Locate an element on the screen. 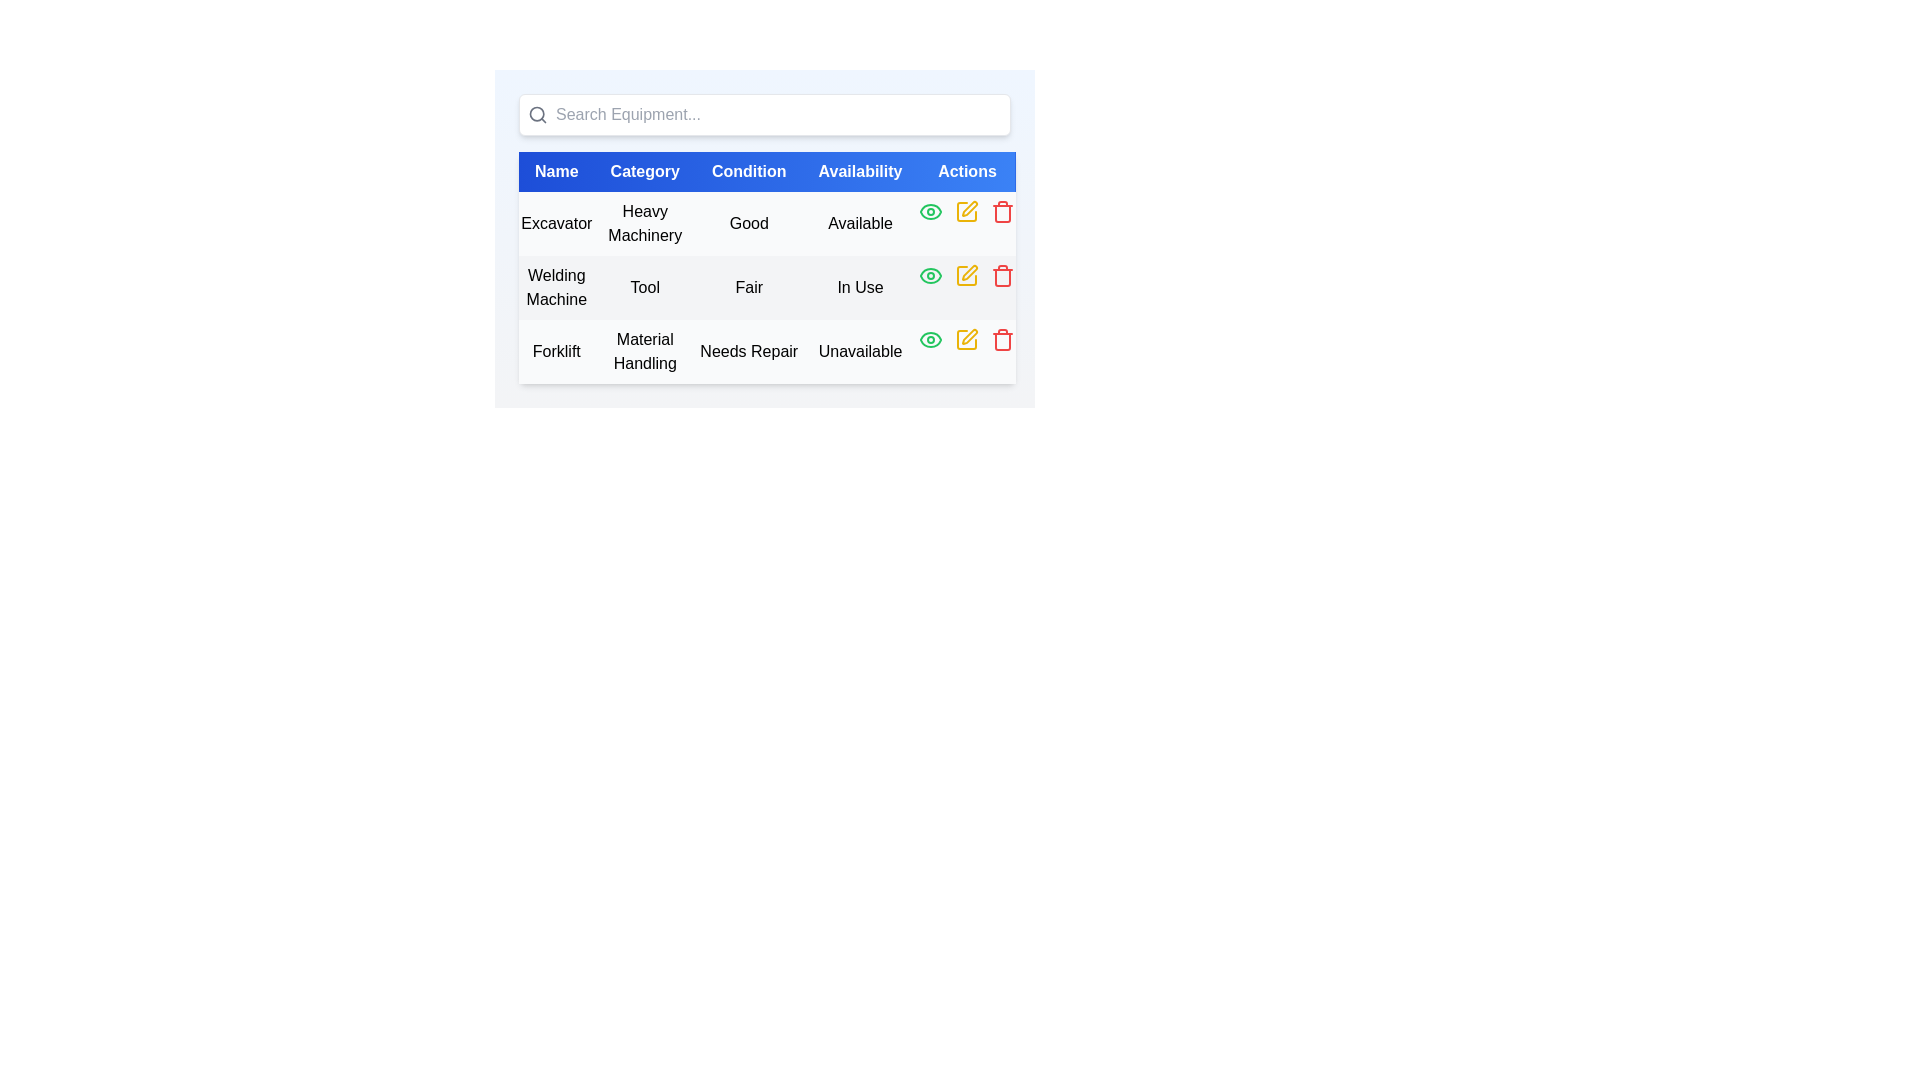 The width and height of the screenshot is (1920, 1080). text from the Table Header of the data table, which includes the labels 'Name', 'Category', 'Condition', 'Availability', and 'Actions' is located at coordinates (766, 171).